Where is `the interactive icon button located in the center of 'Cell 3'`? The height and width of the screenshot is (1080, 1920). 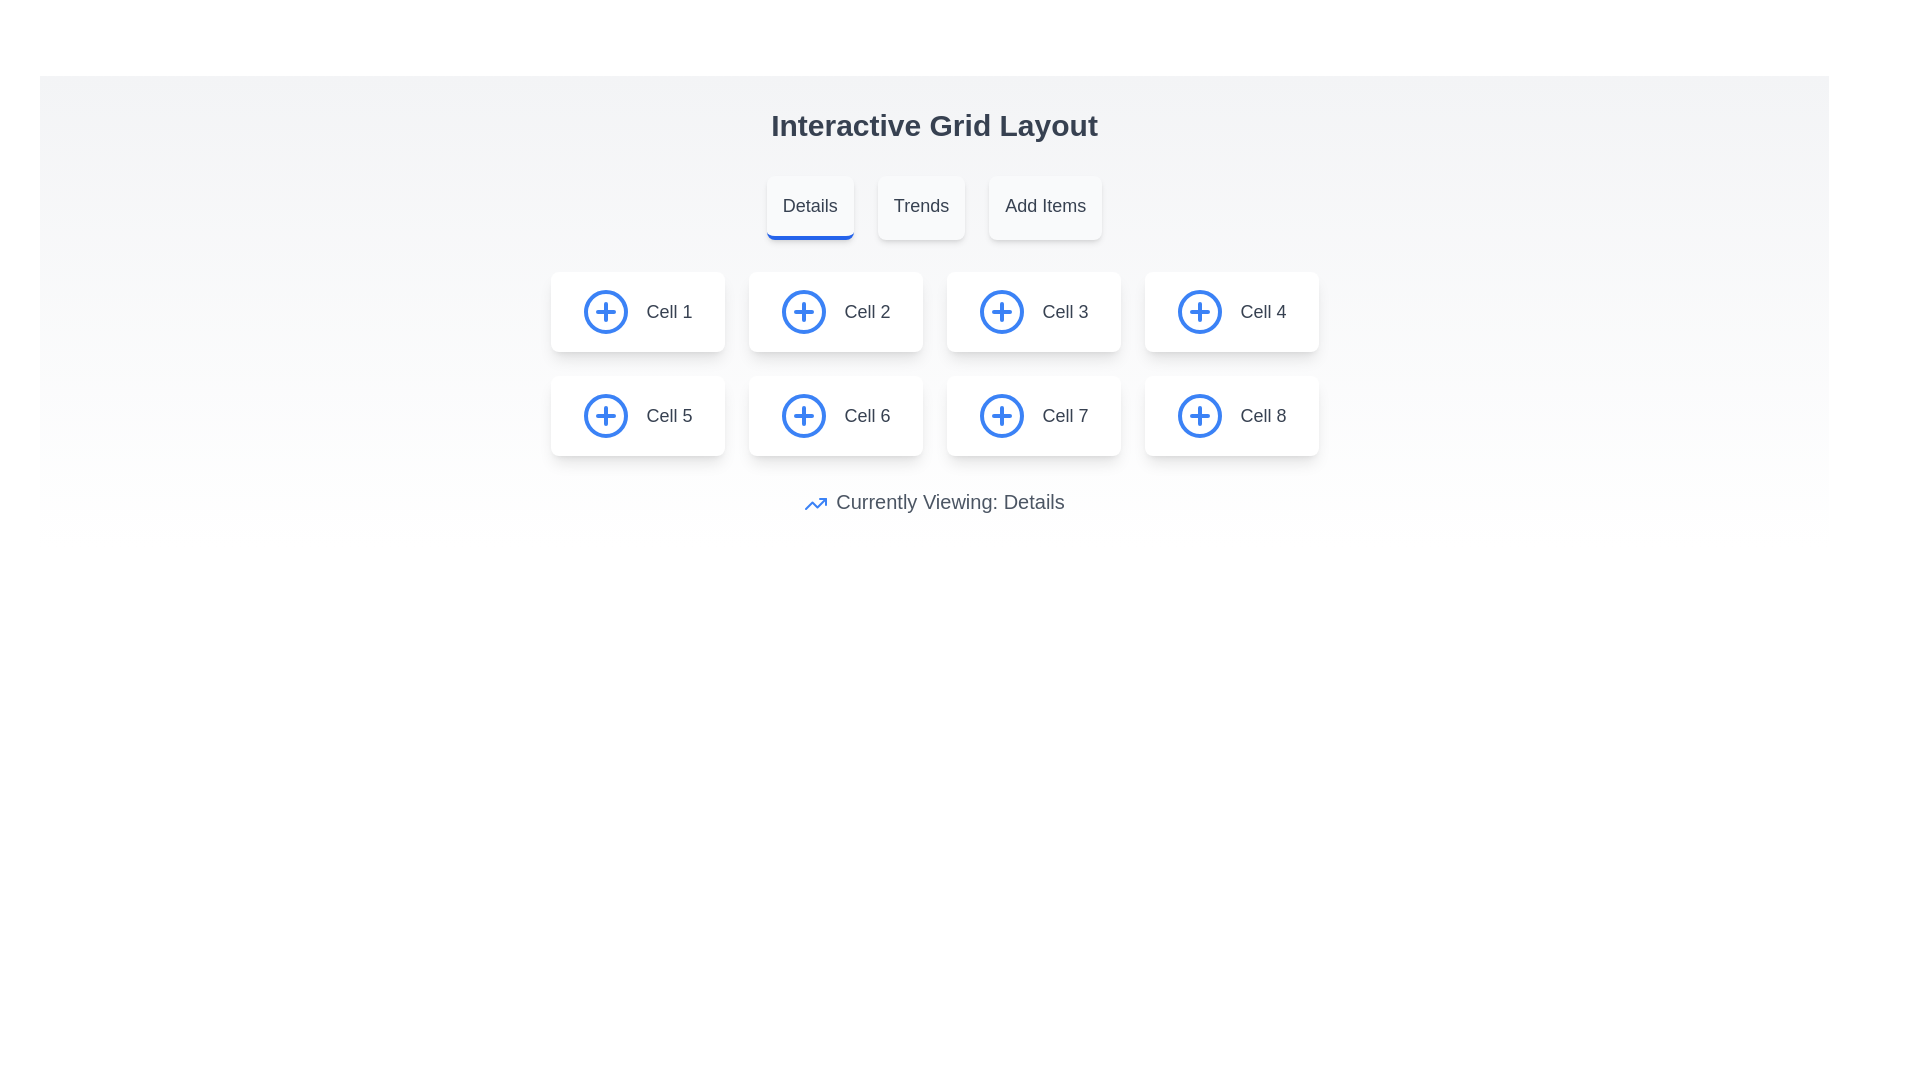
the interactive icon button located in the center of 'Cell 3' is located at coordinates (1002, 312).